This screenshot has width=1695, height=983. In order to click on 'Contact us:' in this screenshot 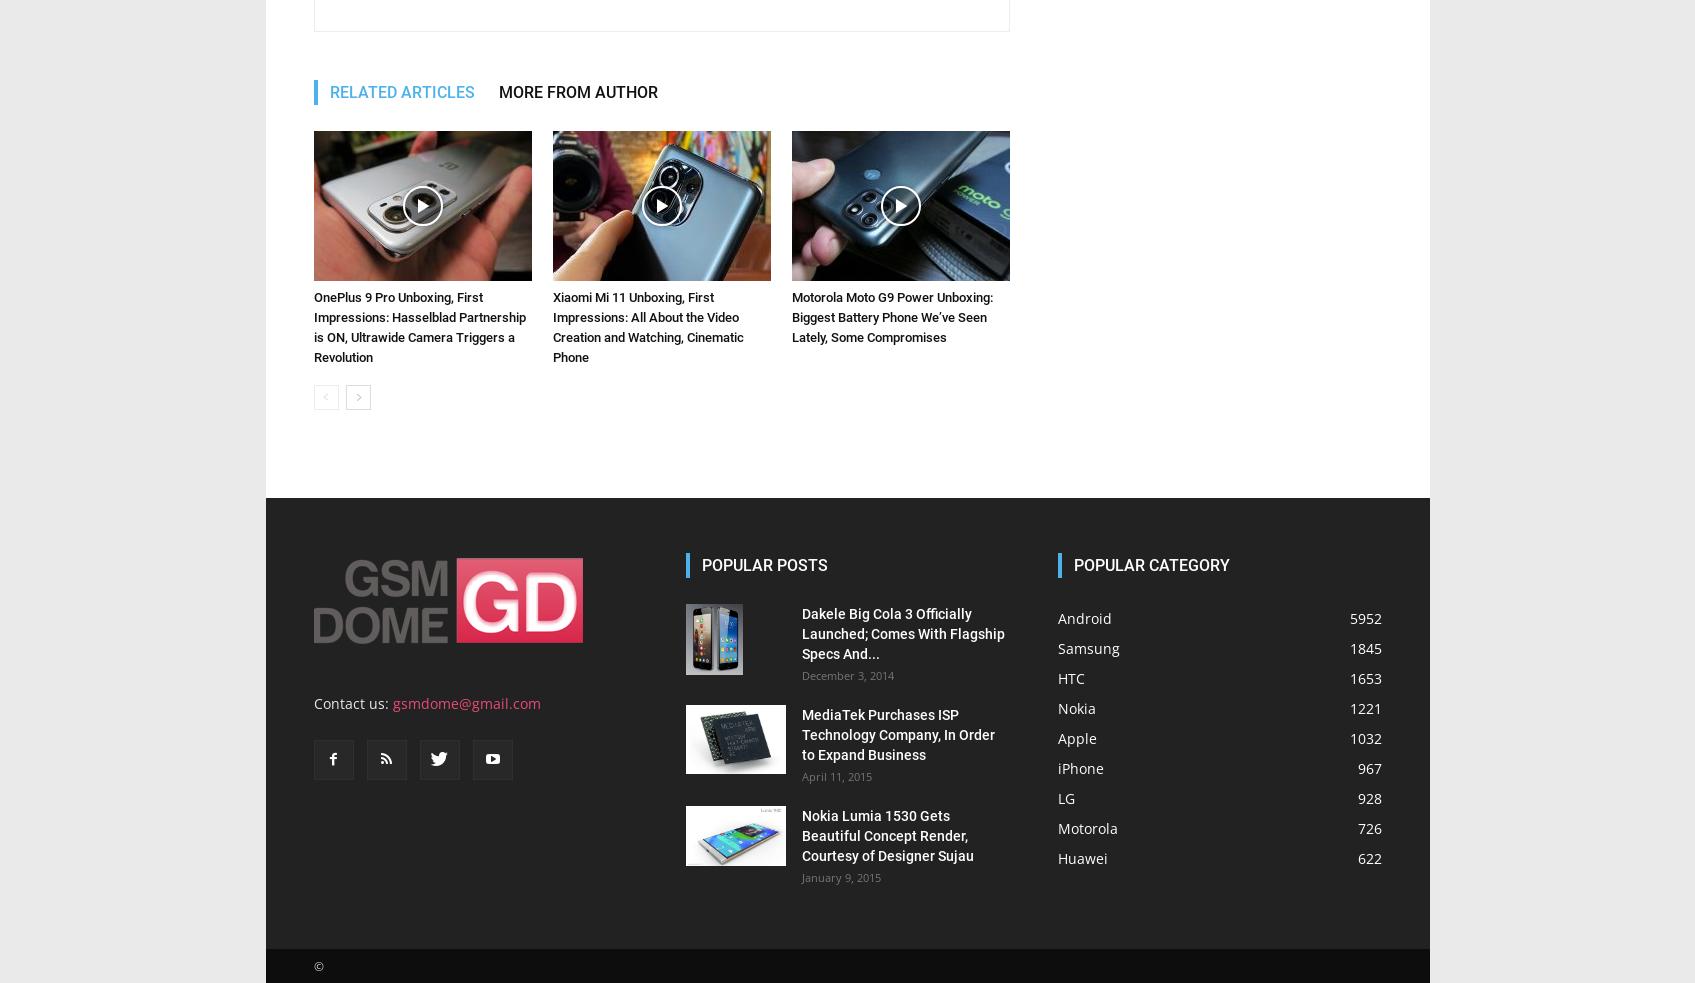, I will do `click(351, 427)`.